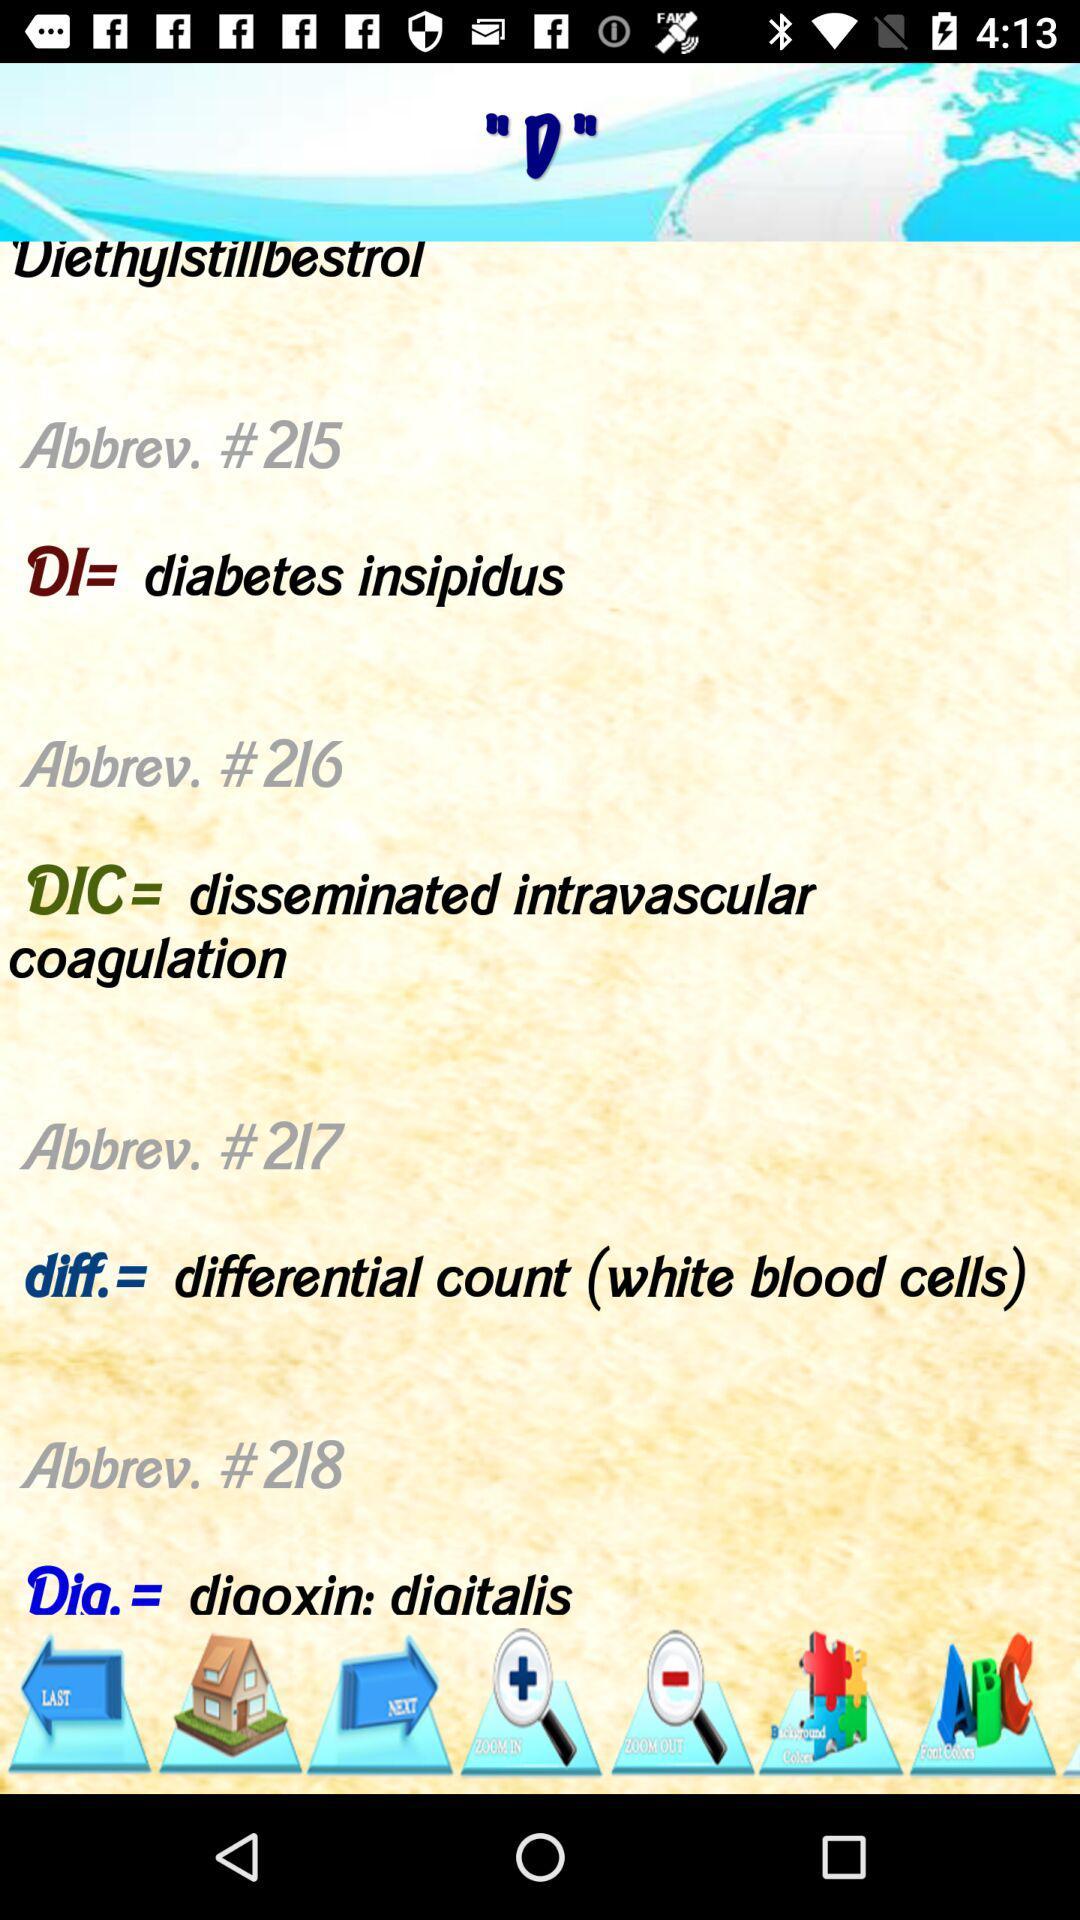 This screenshot has width=1080, height=1920. Describe the element at coordinates (1068, 1702) in the screenshot. I see `icon below abbrev 	209	 	d` at that location.